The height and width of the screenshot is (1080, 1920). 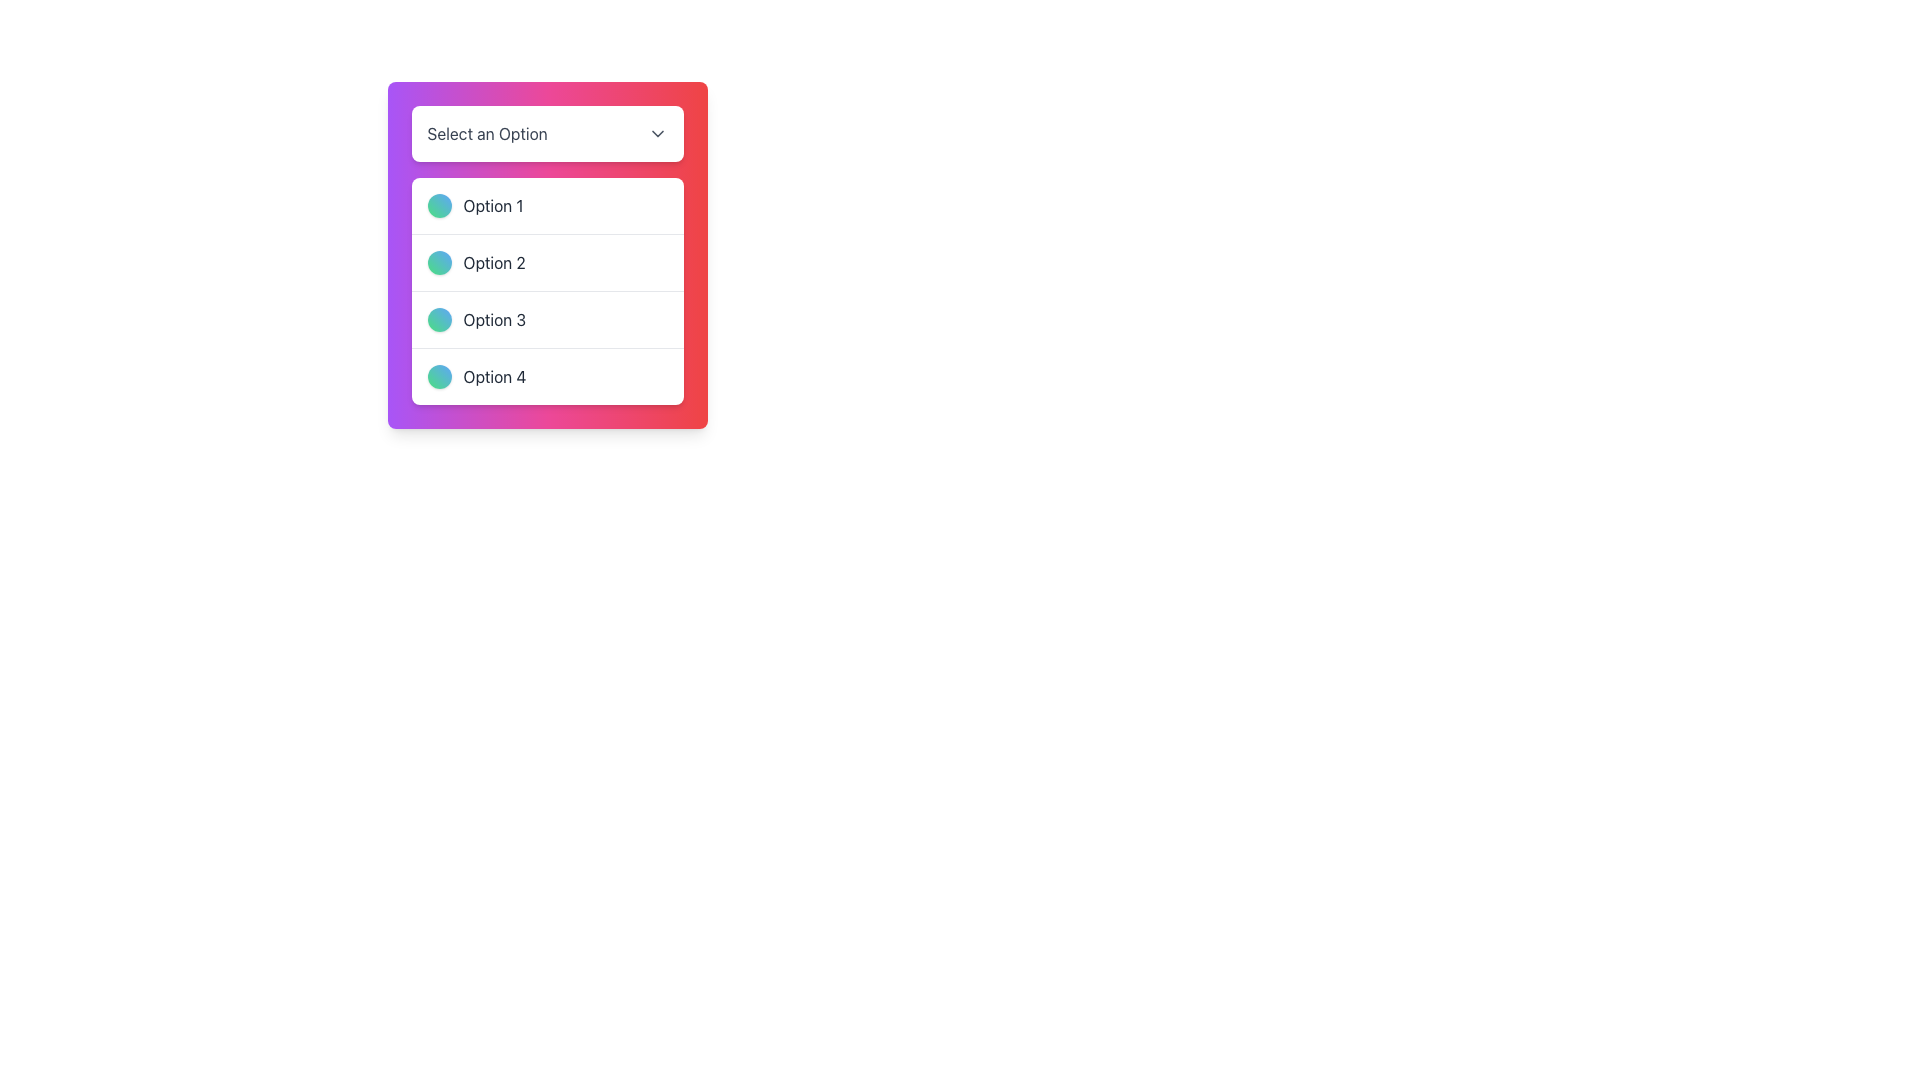 What do you see at coordinates (547, 377) in the screenshot?
I see `the fourth selectable item in the dropdown menu` at bounding box center [547, 377].